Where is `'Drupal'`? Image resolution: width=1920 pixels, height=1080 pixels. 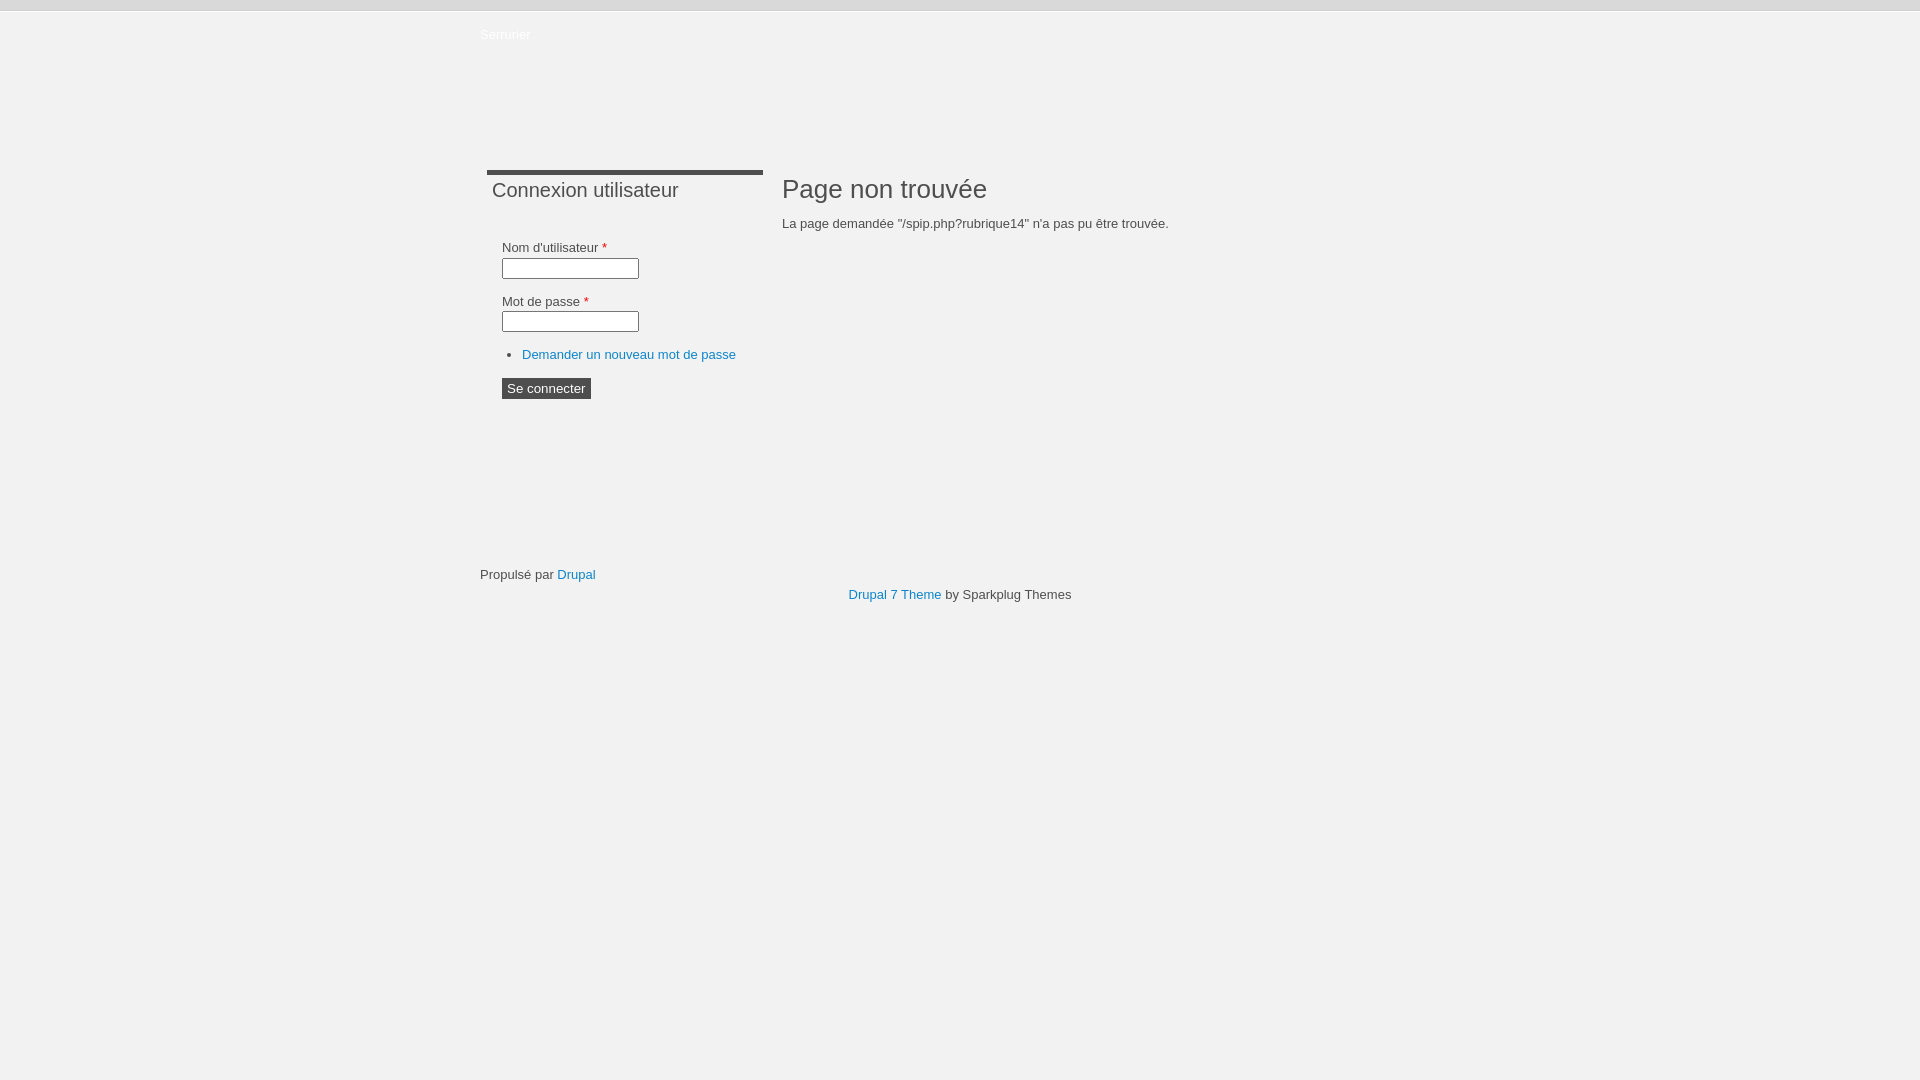
'Drupal' is located at coordinates (575, 574).